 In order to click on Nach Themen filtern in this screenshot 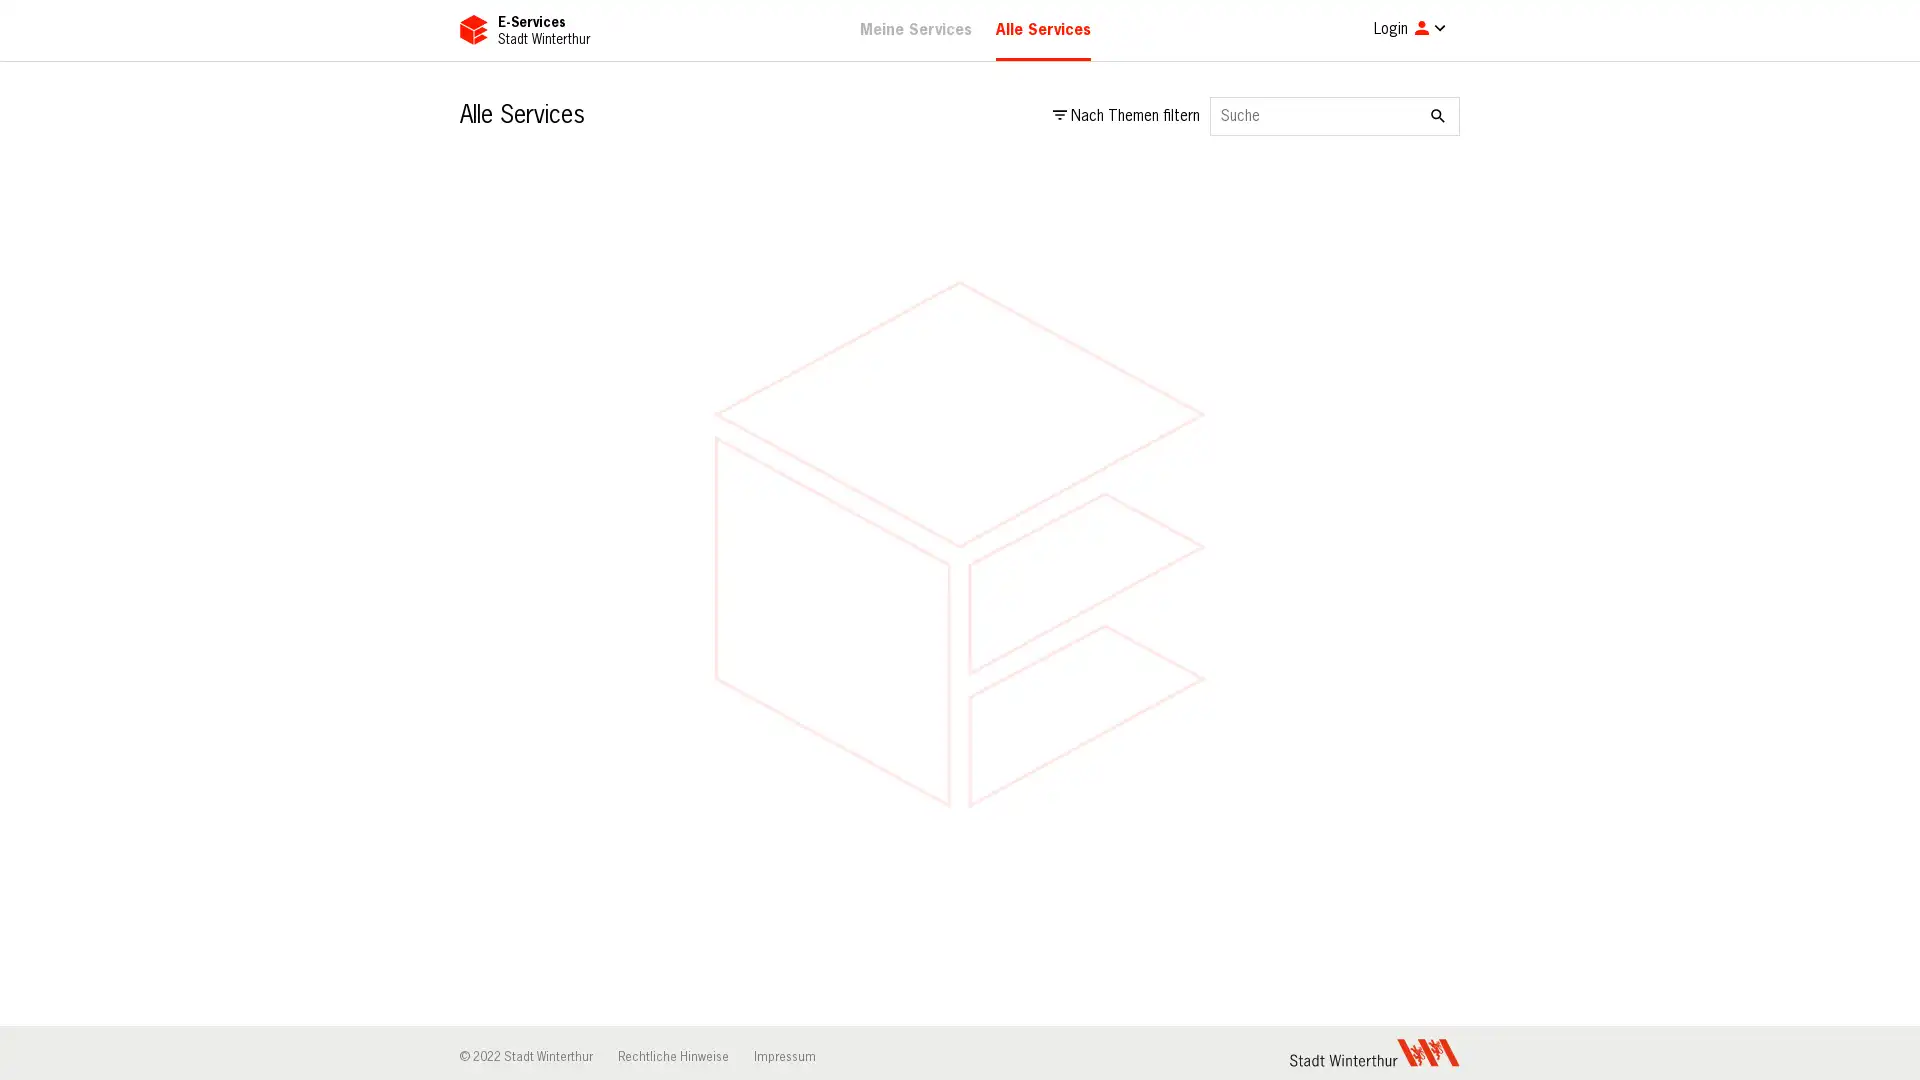, I will do `click(1126, 116)`.